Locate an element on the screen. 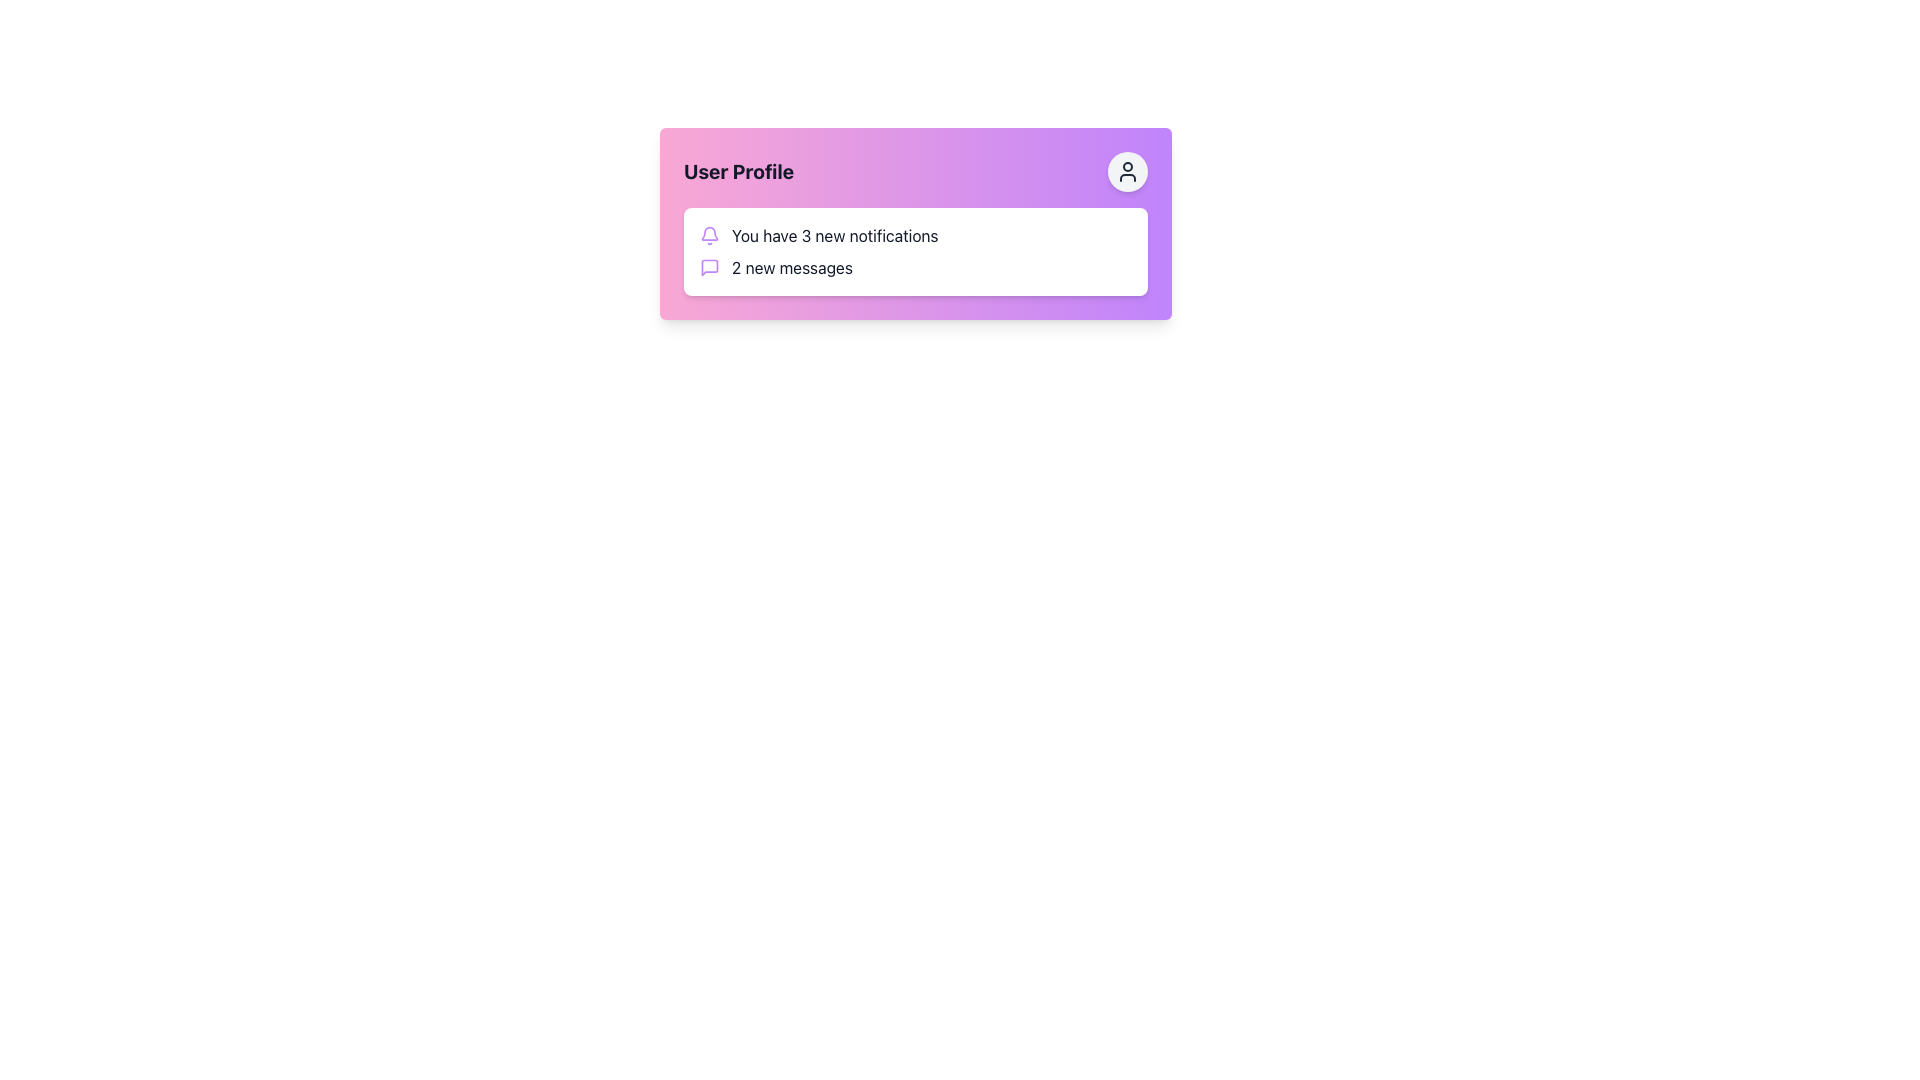  the individual notifications in the summary notification widget located below the 'User Profile' title, which displays the number of unread notifications and messages is located at coordinates (915, 250).